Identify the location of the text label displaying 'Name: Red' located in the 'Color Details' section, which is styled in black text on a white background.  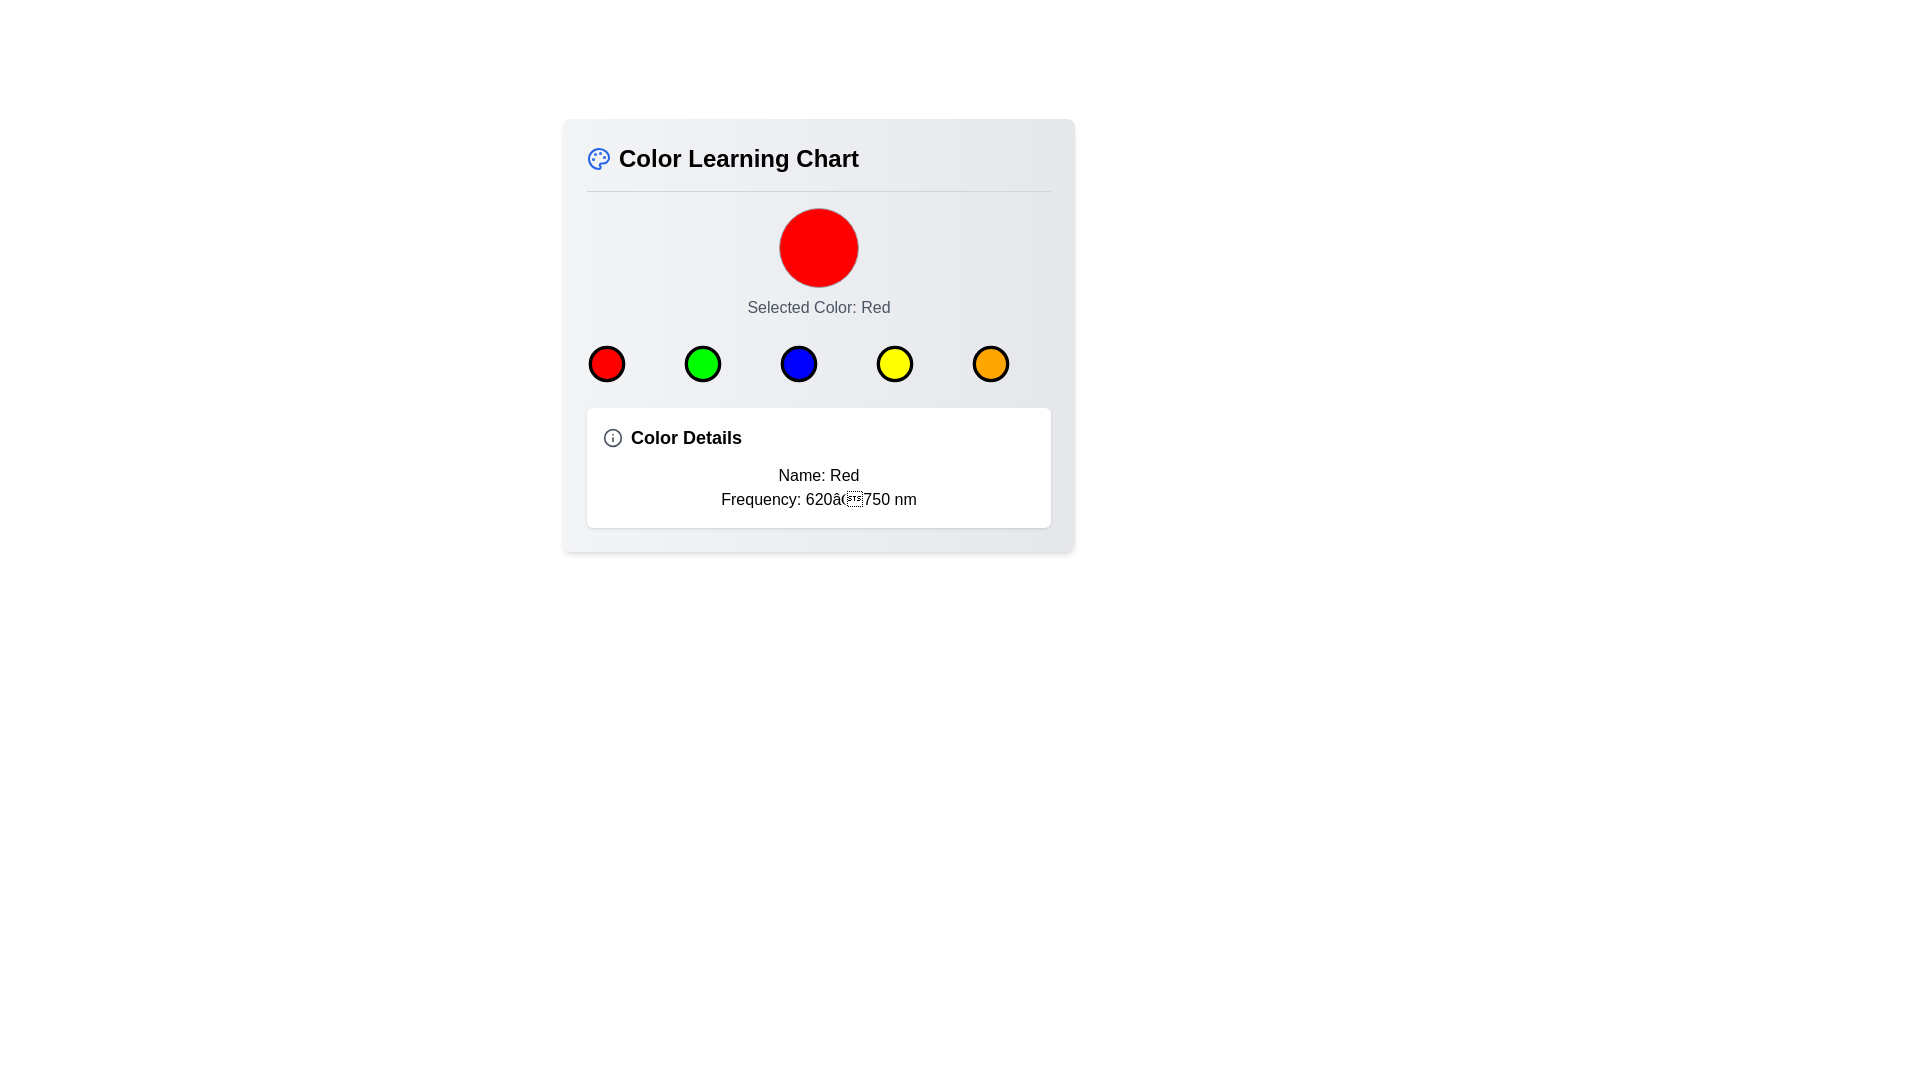
(819, 475).